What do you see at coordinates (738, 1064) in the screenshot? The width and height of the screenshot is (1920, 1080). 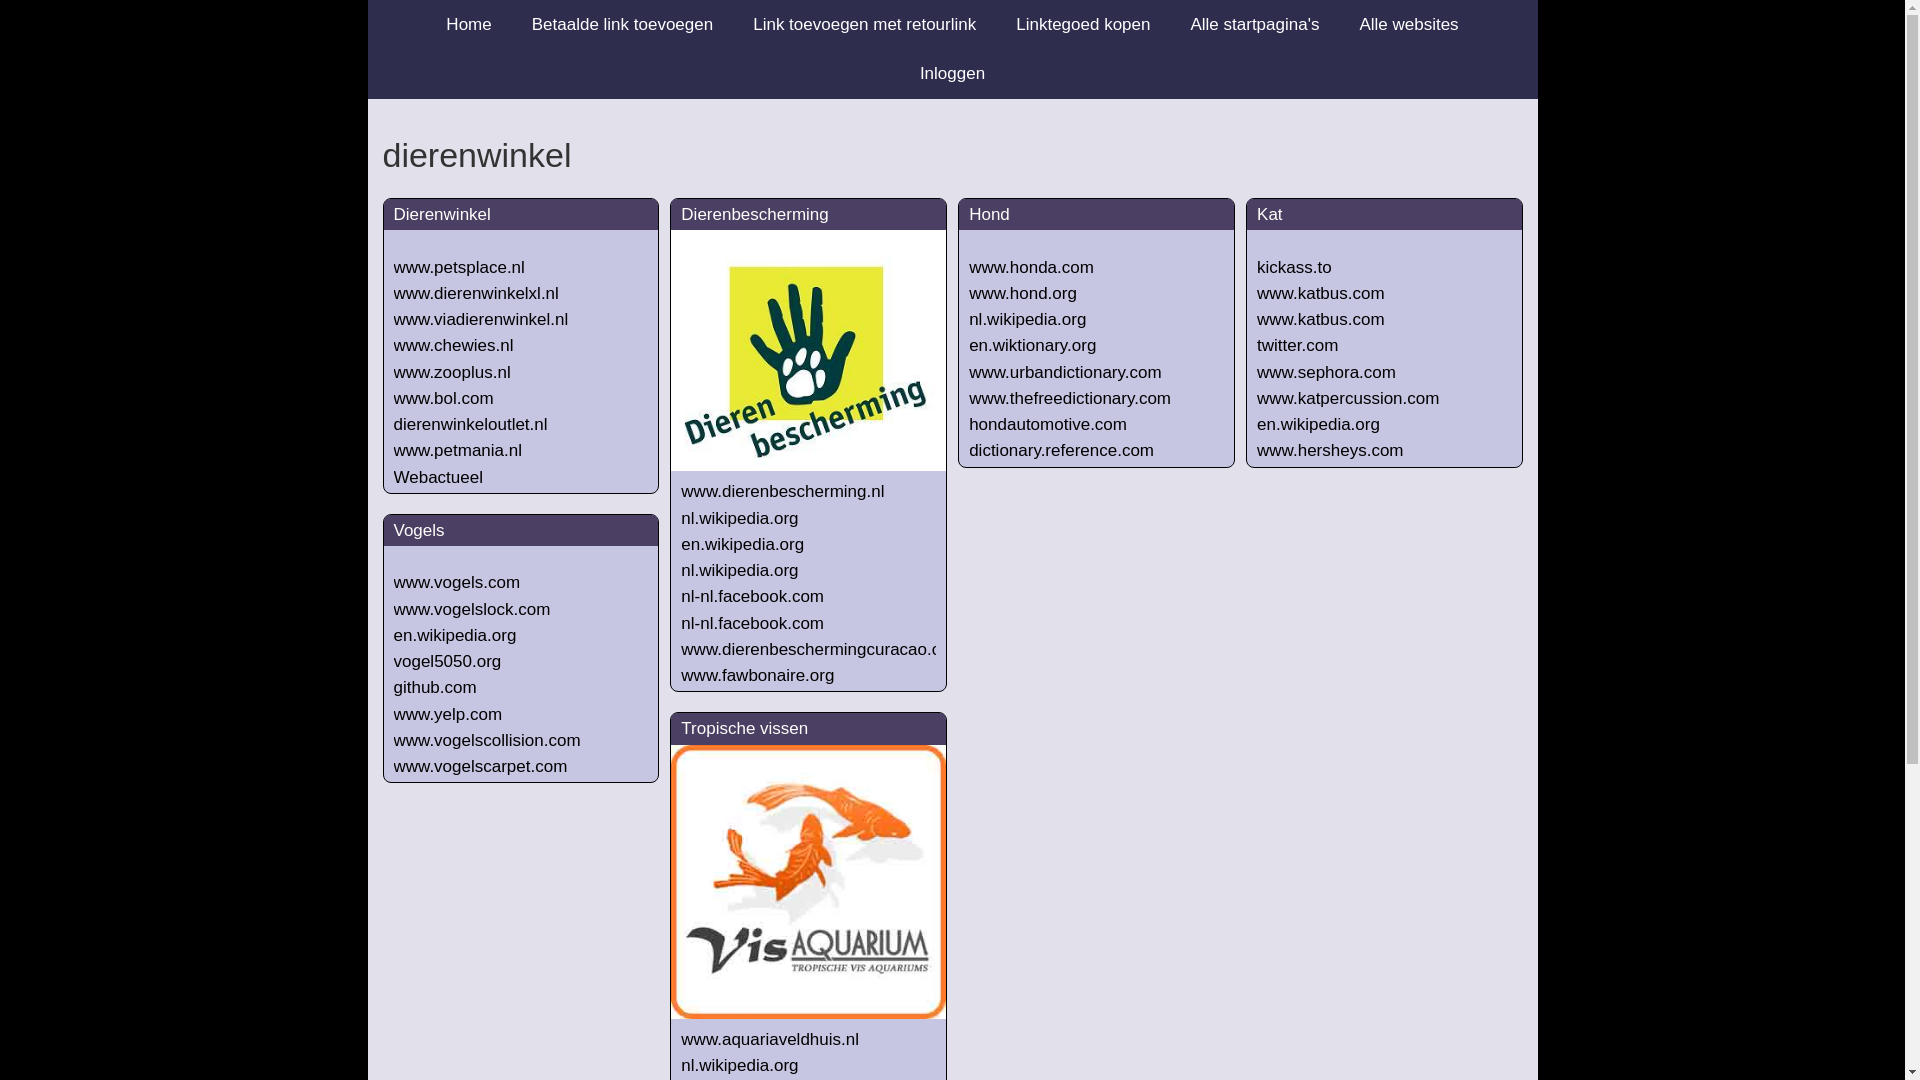 I see `'nl.wikipedia.org'` at bounding box center [738, 1064].